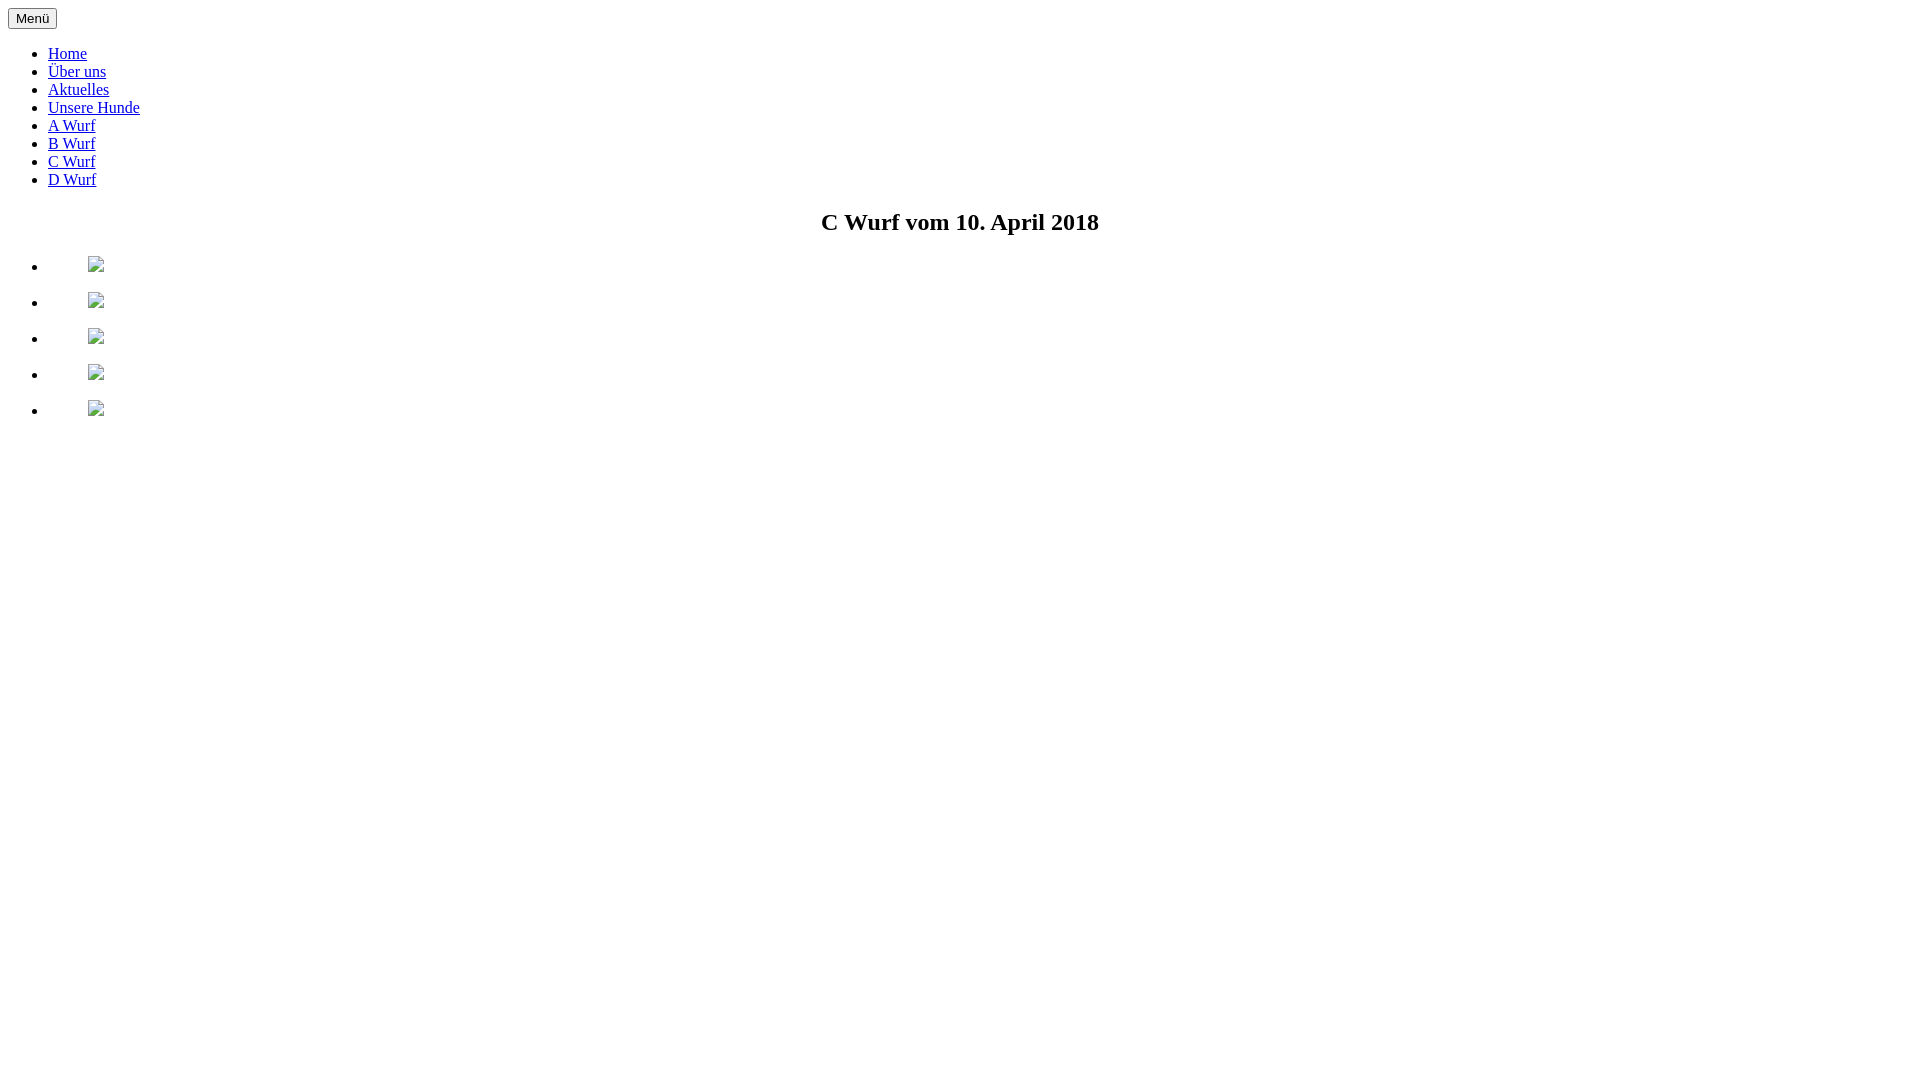  What do you see at coordinates (72, 142) in the screenshot?
I see `'B Wurf'` at bounding box center [72, 142].